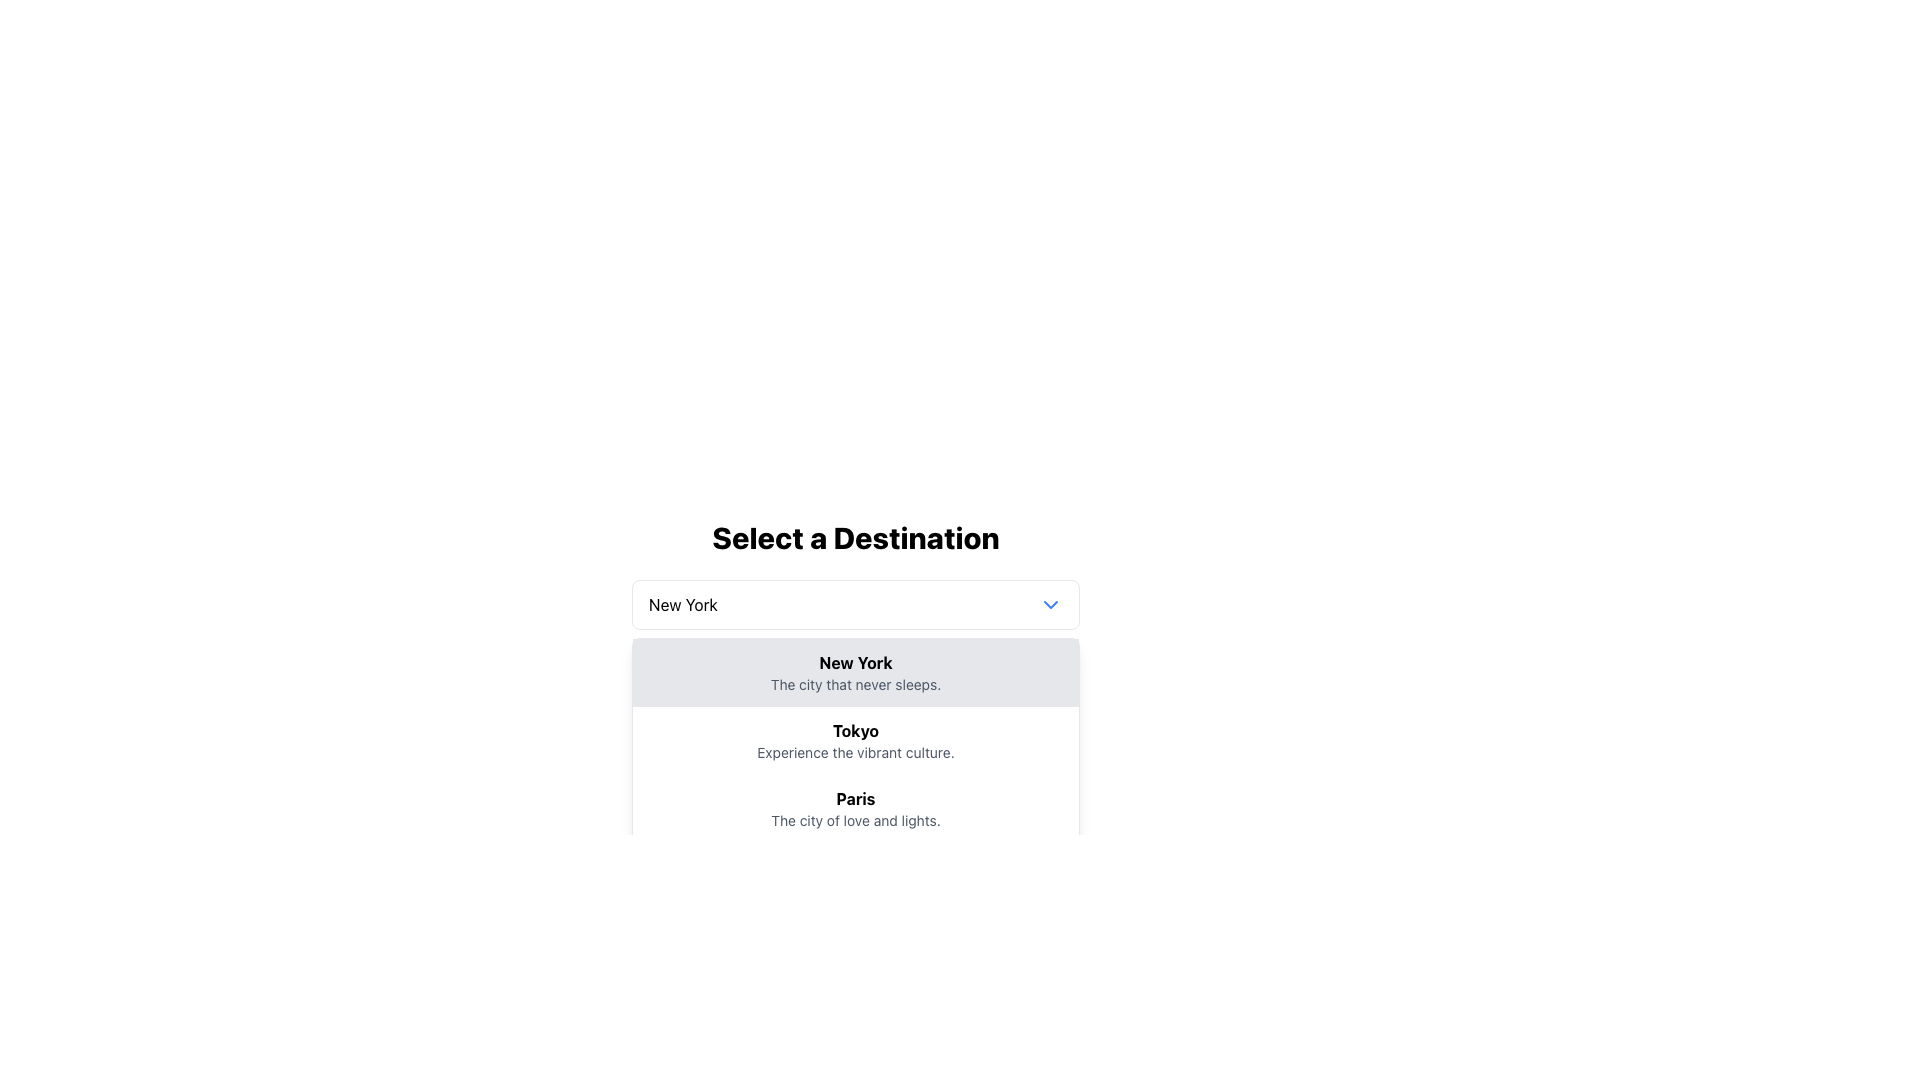 The height and width of the screenshot is (1080, 1920). I want to click on the dropdown indicator icon located to the right of the text 'New York', so click(1050, 604).